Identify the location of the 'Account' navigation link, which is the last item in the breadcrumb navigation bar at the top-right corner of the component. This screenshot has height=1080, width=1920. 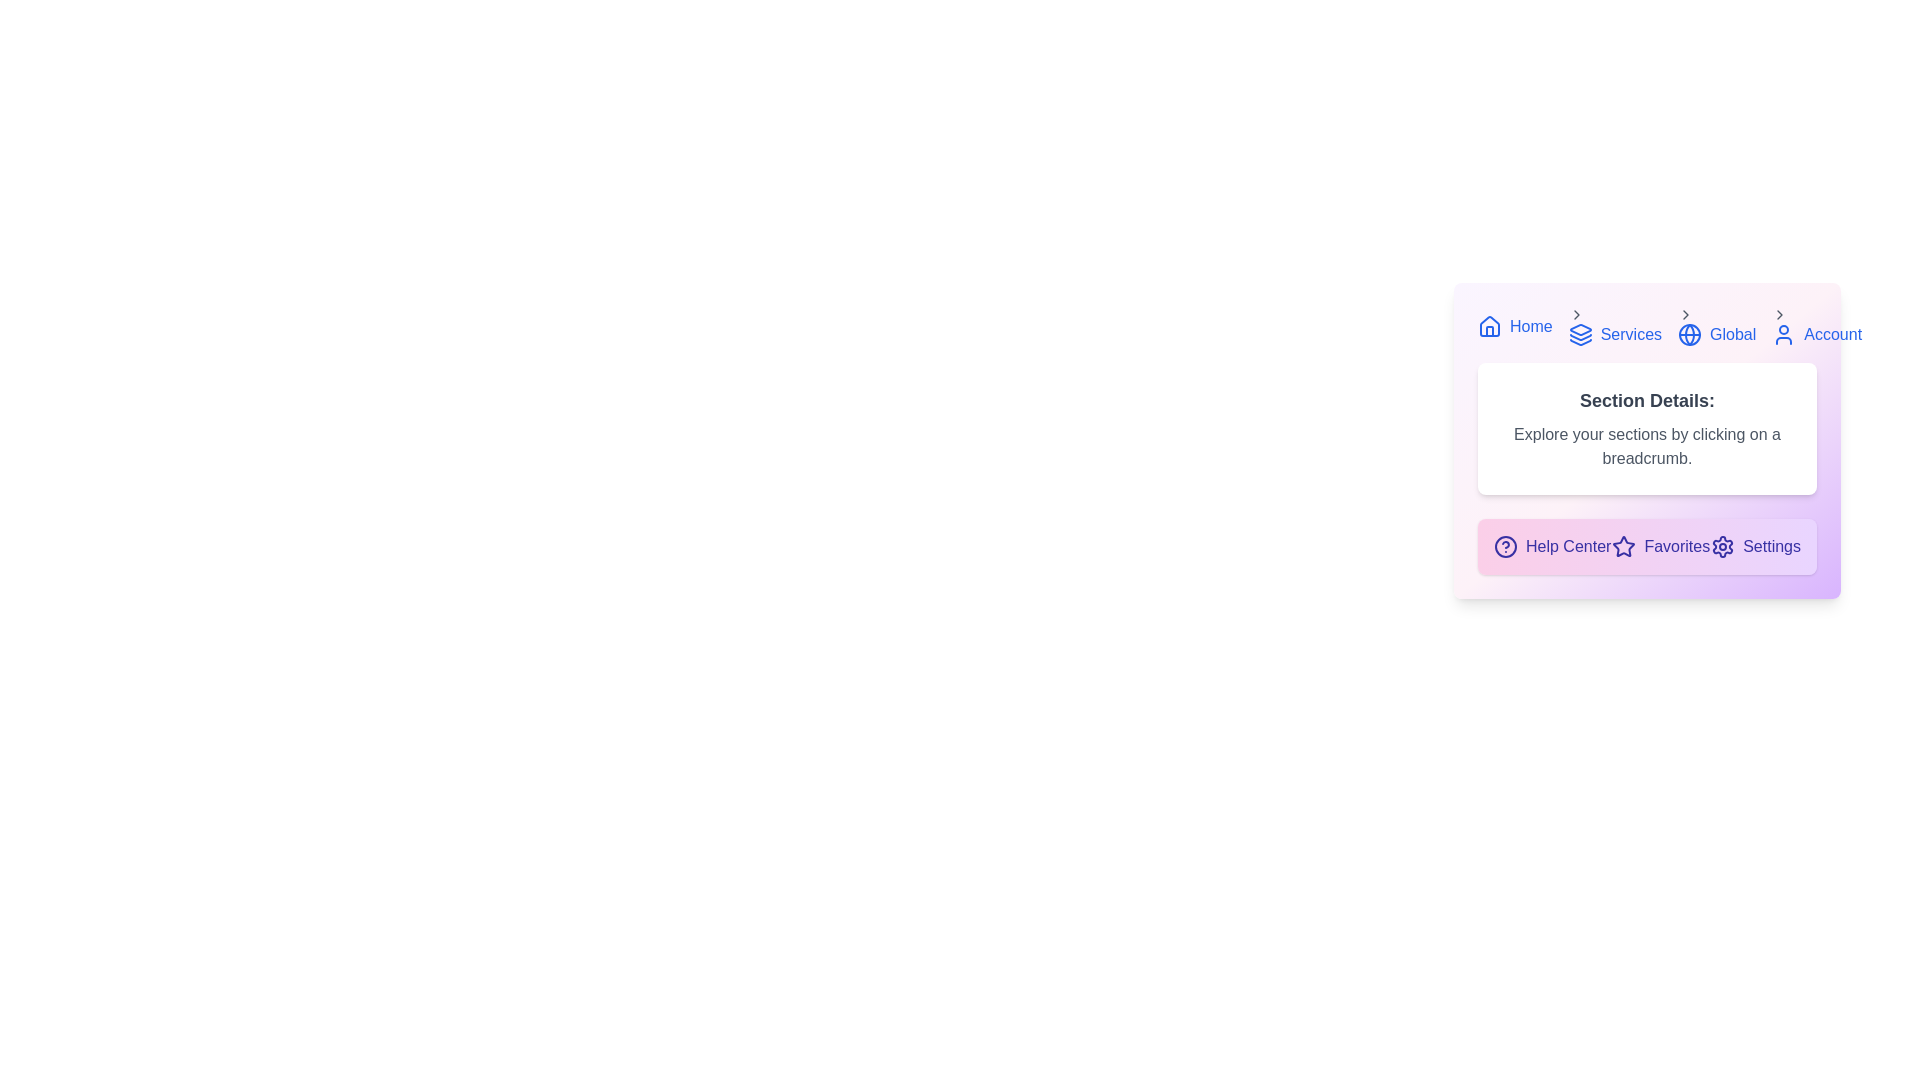
(1817, 326).